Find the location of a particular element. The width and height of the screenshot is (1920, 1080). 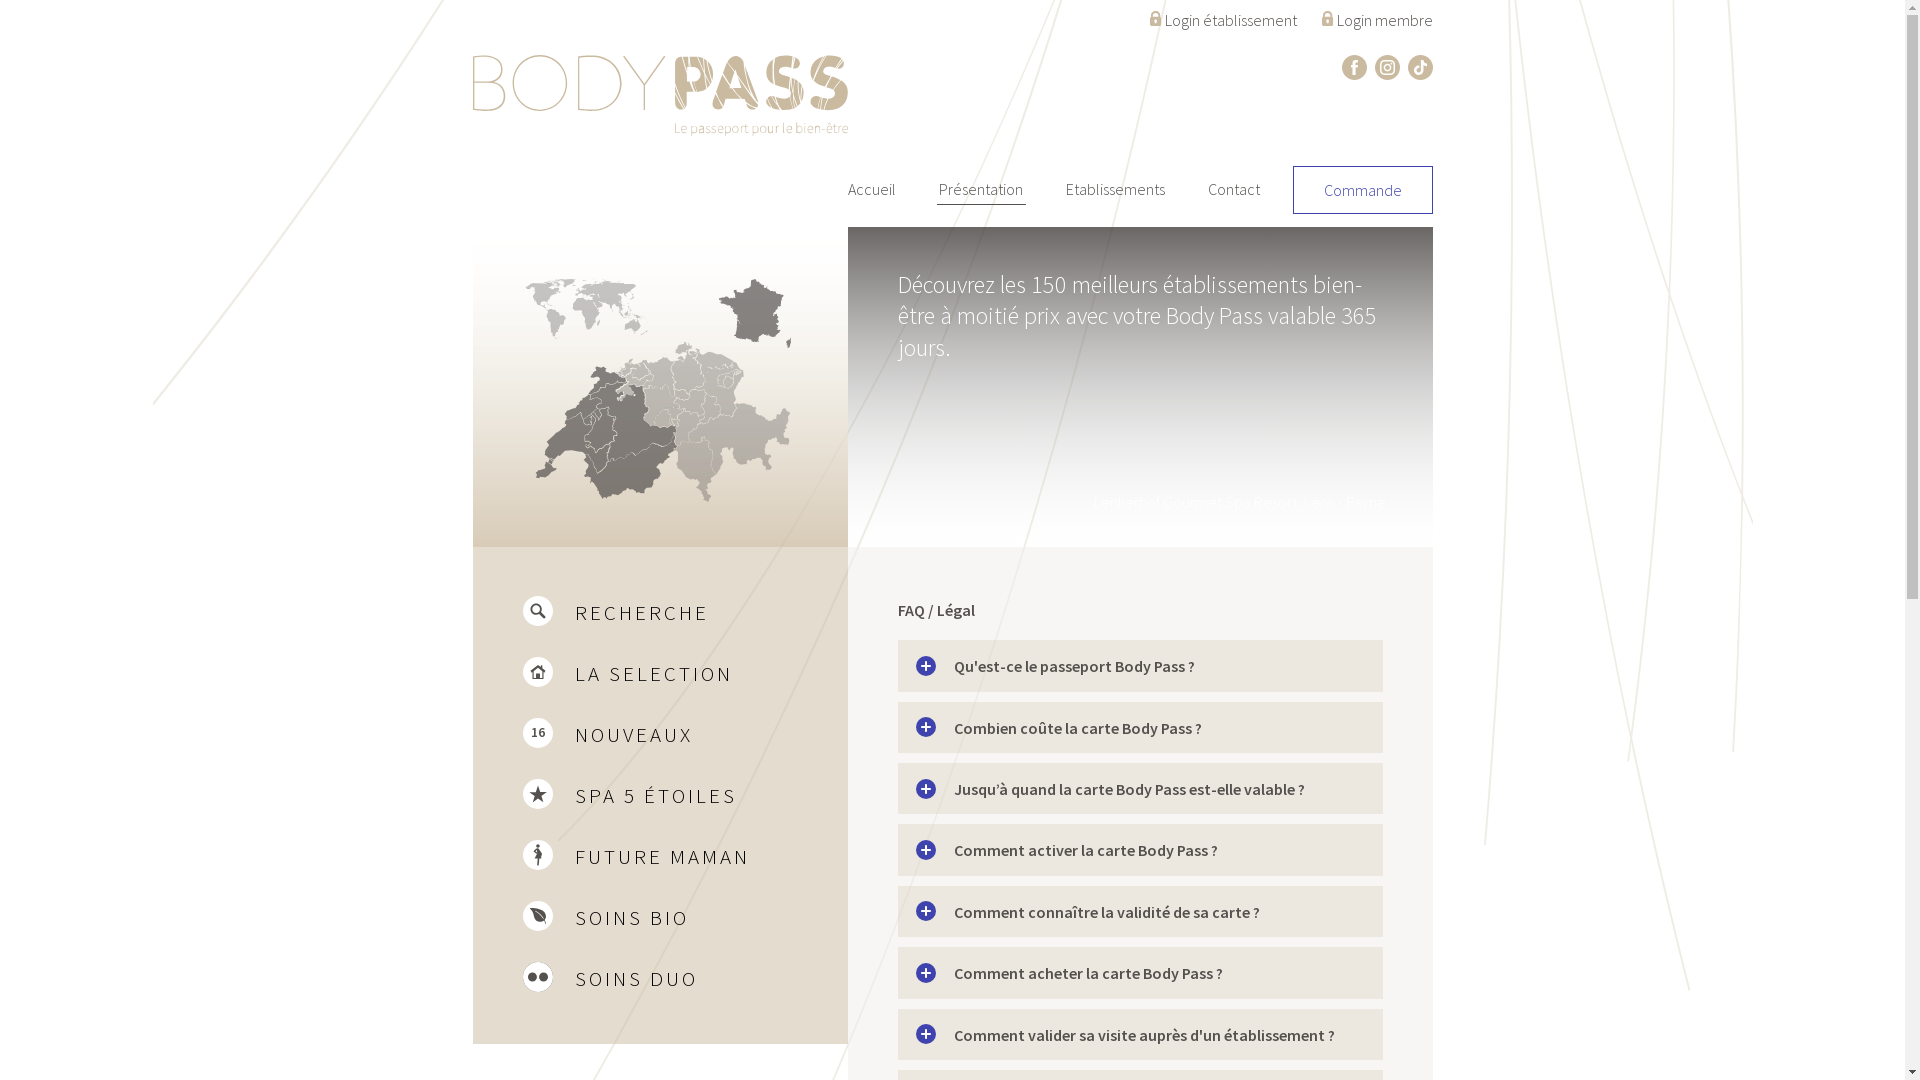

'Open' is located at coordinates (925, 666).